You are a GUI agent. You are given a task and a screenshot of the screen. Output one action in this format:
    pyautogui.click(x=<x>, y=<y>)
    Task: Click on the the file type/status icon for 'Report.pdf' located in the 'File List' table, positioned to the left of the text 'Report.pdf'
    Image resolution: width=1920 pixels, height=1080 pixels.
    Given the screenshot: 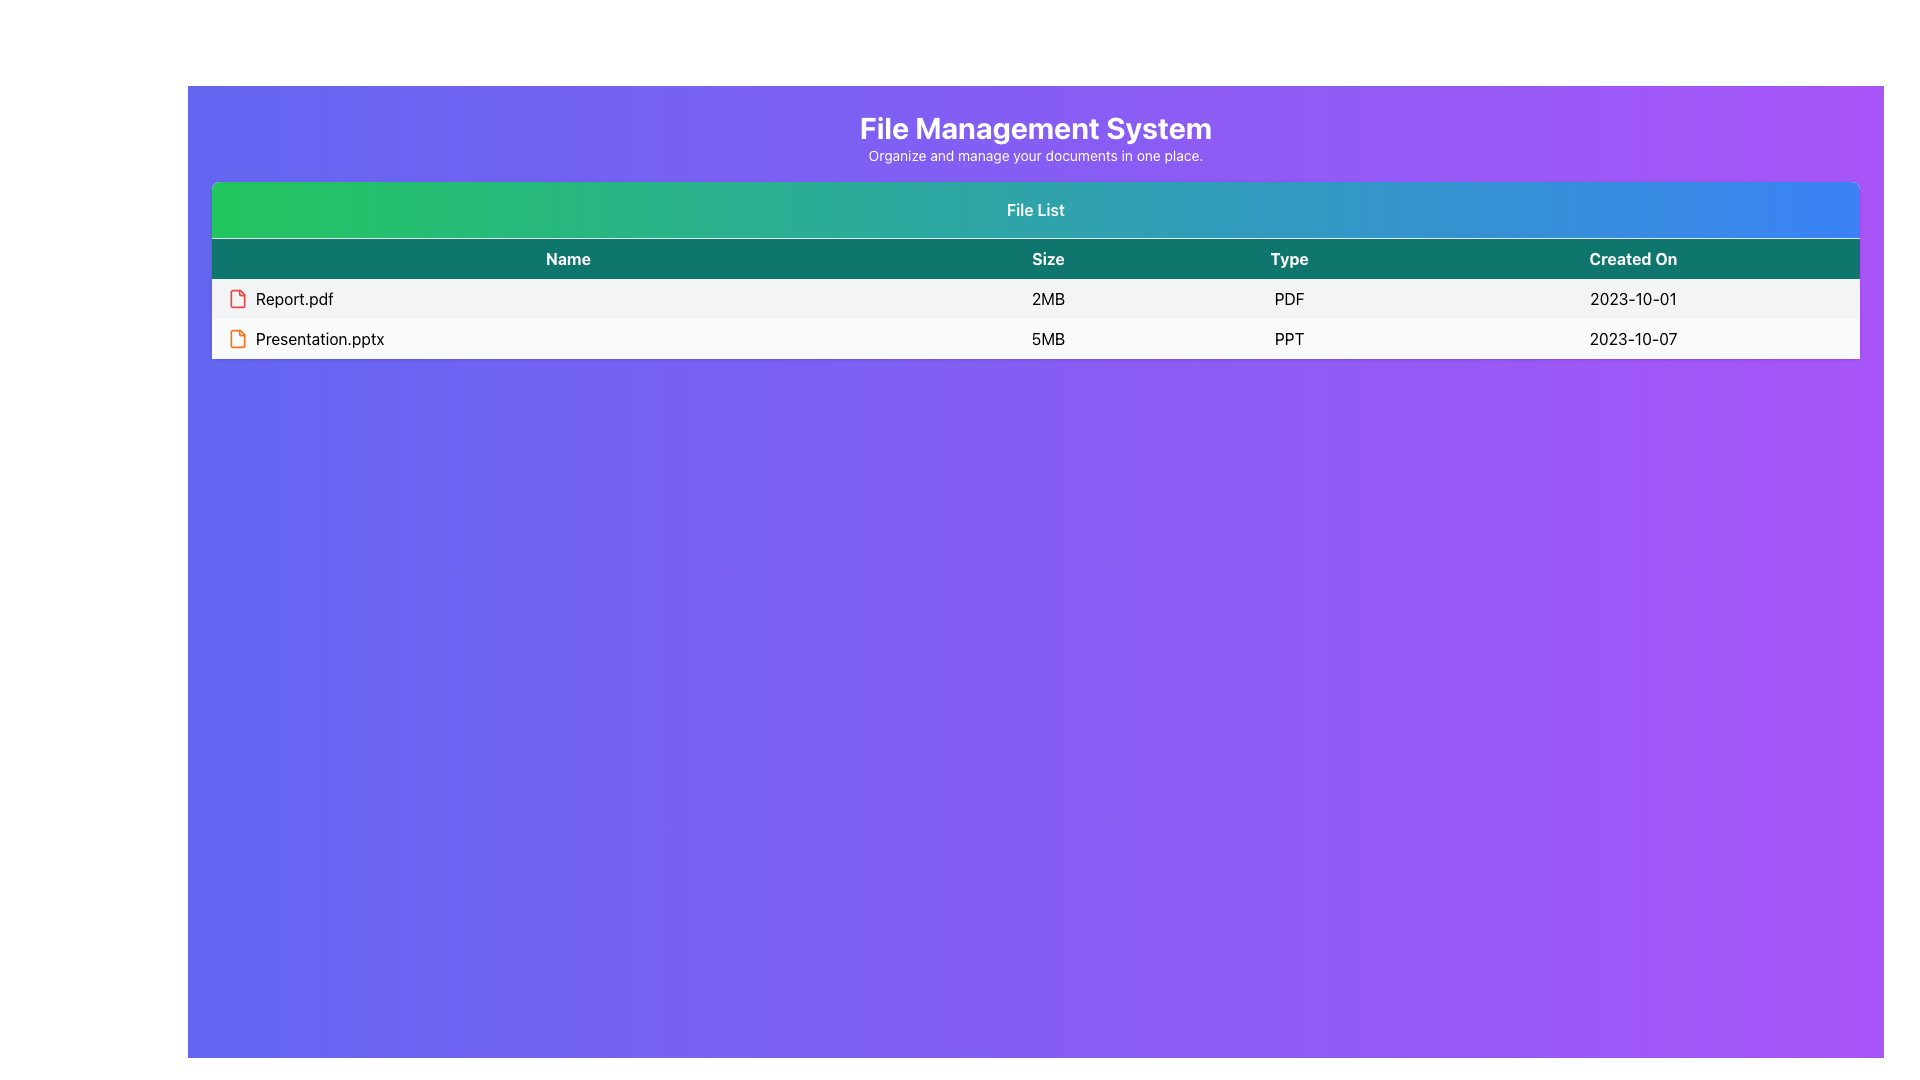 What is the action you would take?
    pyautogui.click(x=238, y=299)
    